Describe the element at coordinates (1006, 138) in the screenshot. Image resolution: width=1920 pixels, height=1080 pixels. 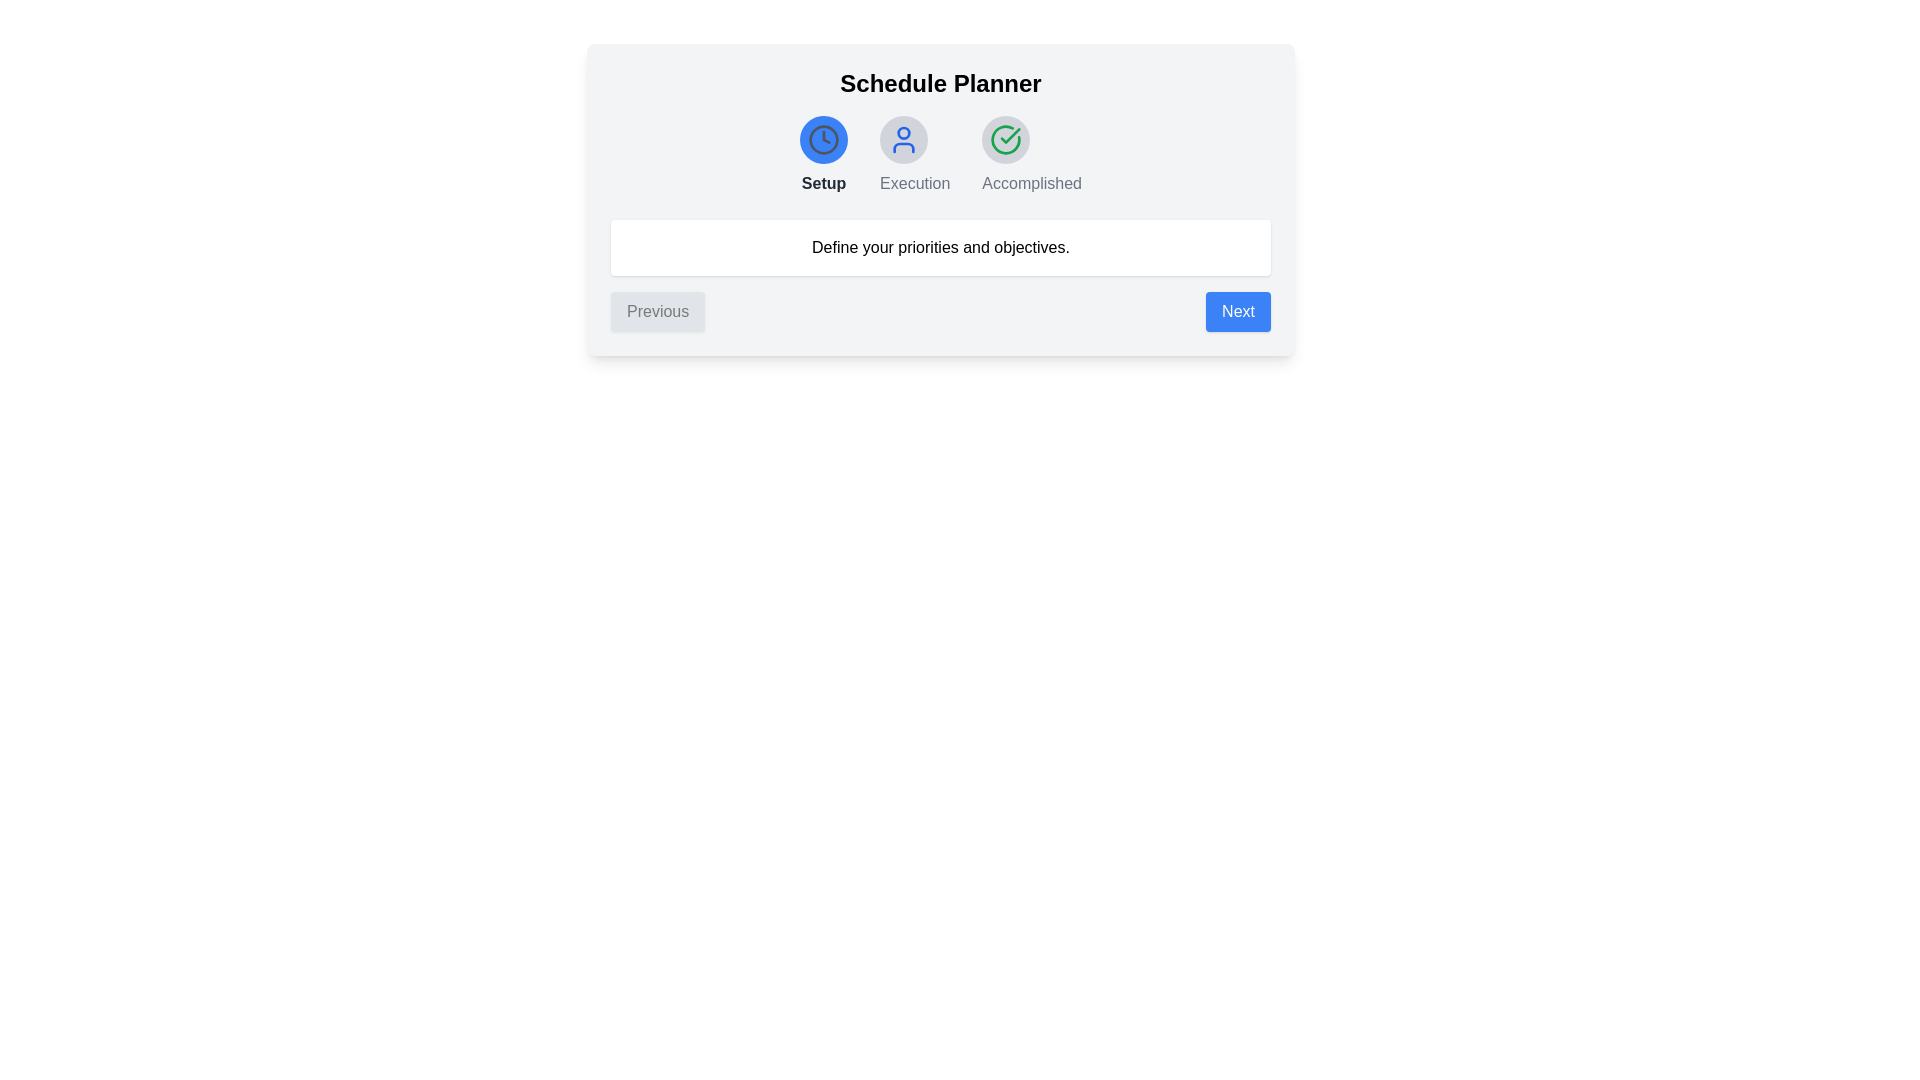
I see `the icon for the Accomplished step to navigate to it` at that location.